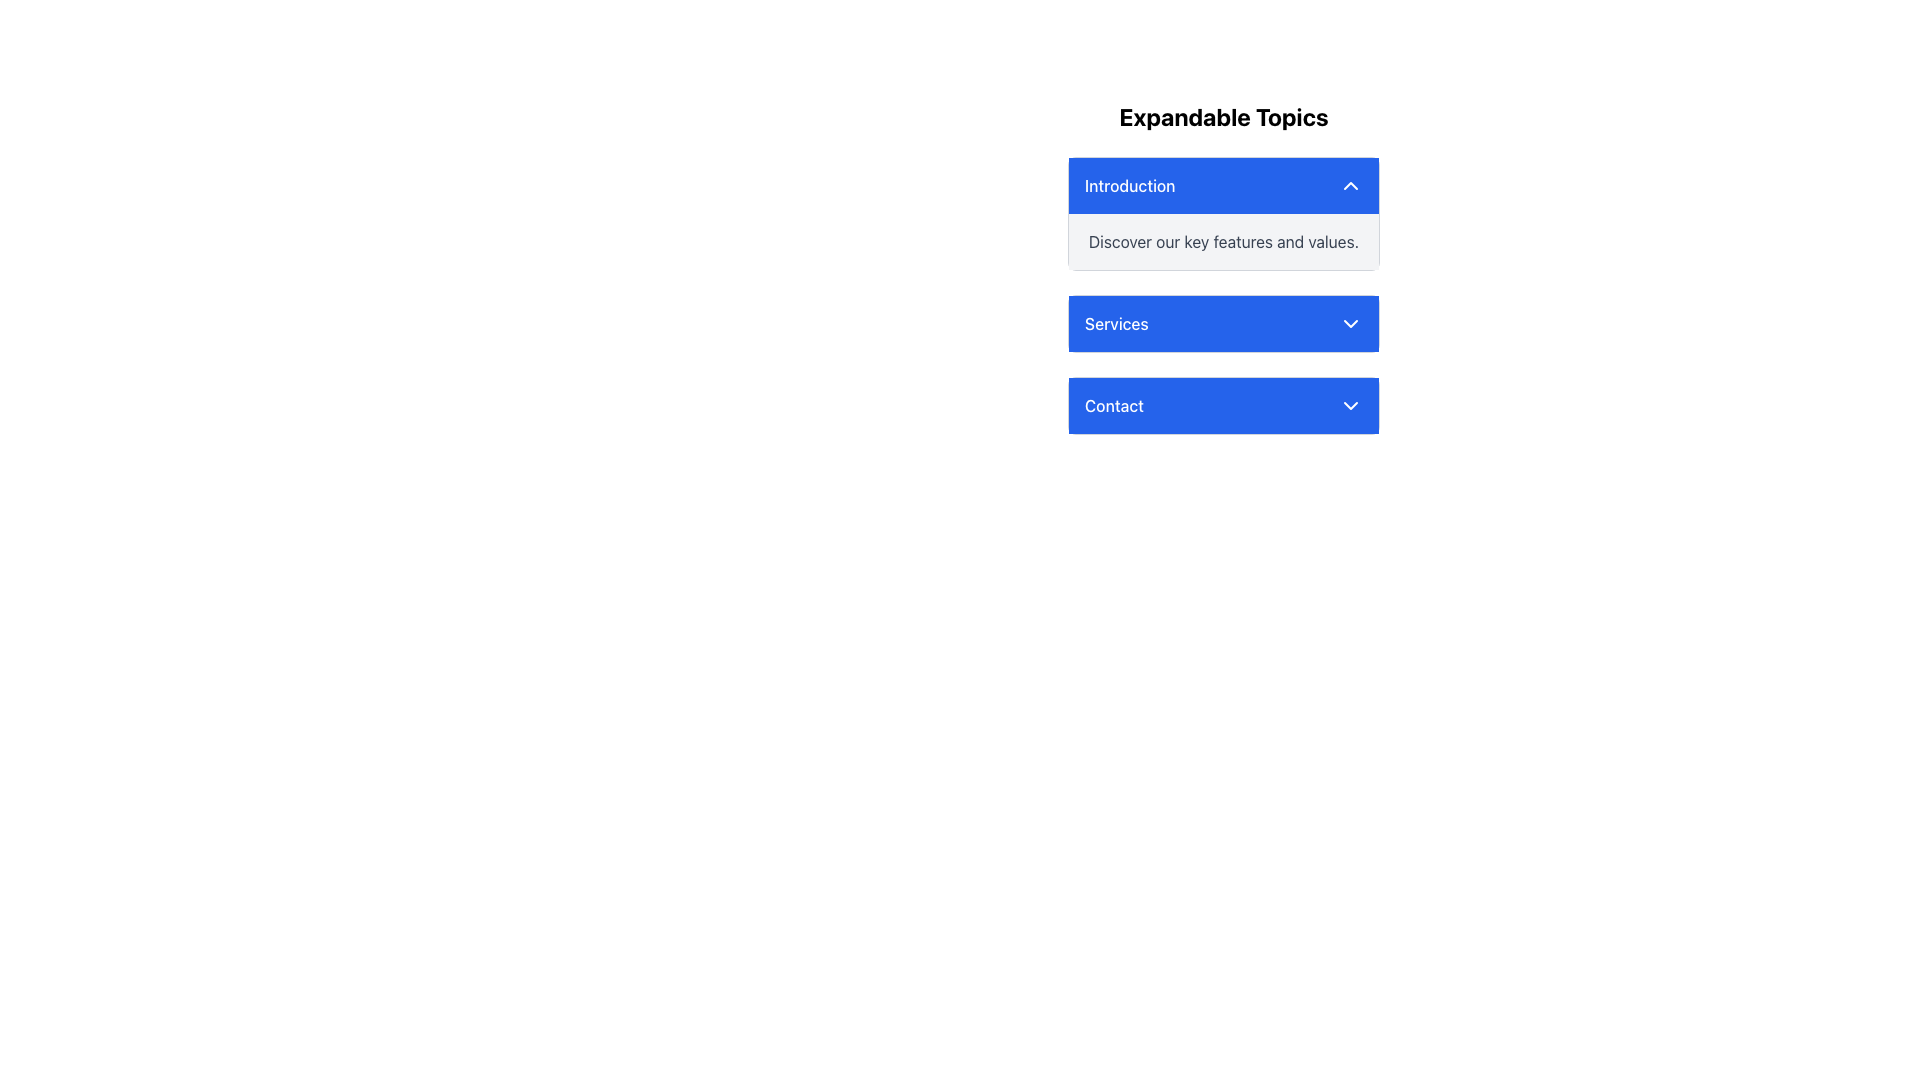  Describe the element at coordinates (1223, 213) in the screenshot. I see `the header of the first expandable panel titled 'Introduction'` at that location.